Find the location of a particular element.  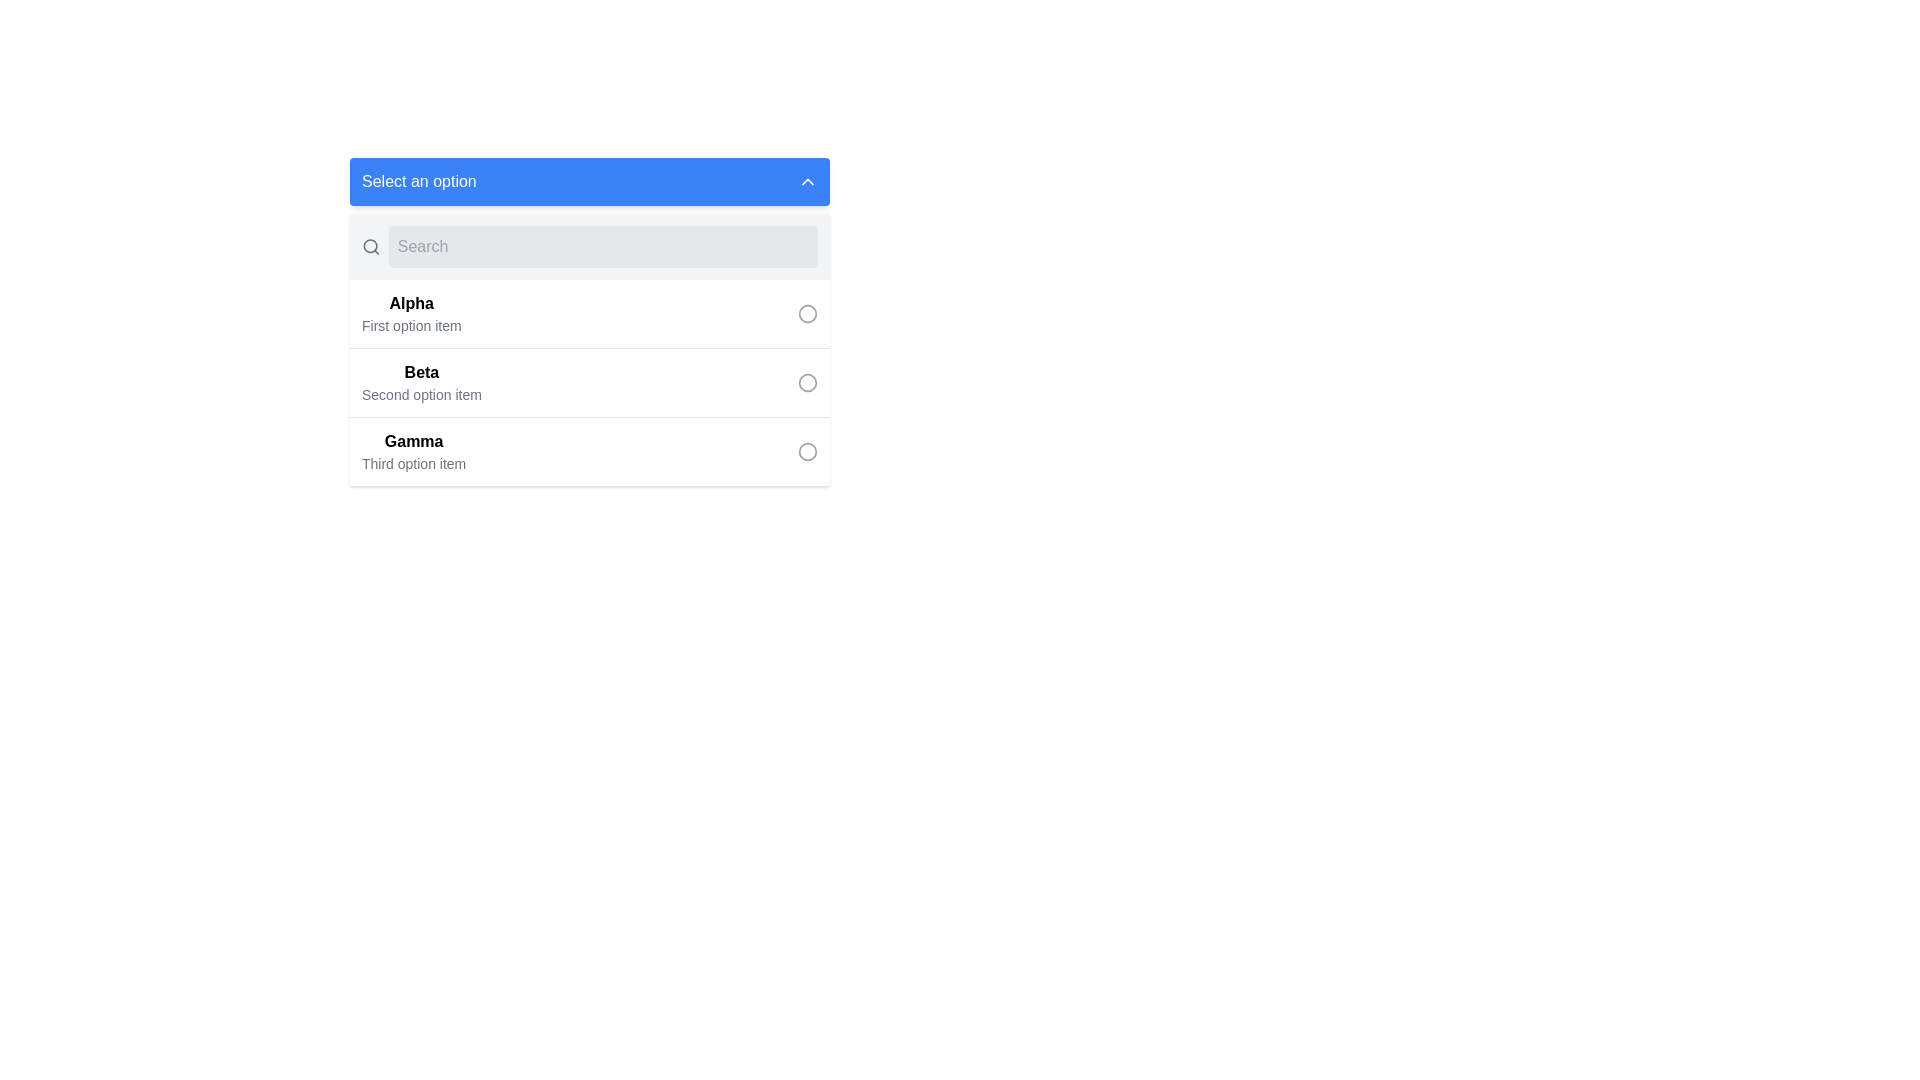

the text label displaying 'Select an option' that is centrally aligned within a blue rectangular background is located at coordinates (418, 181).